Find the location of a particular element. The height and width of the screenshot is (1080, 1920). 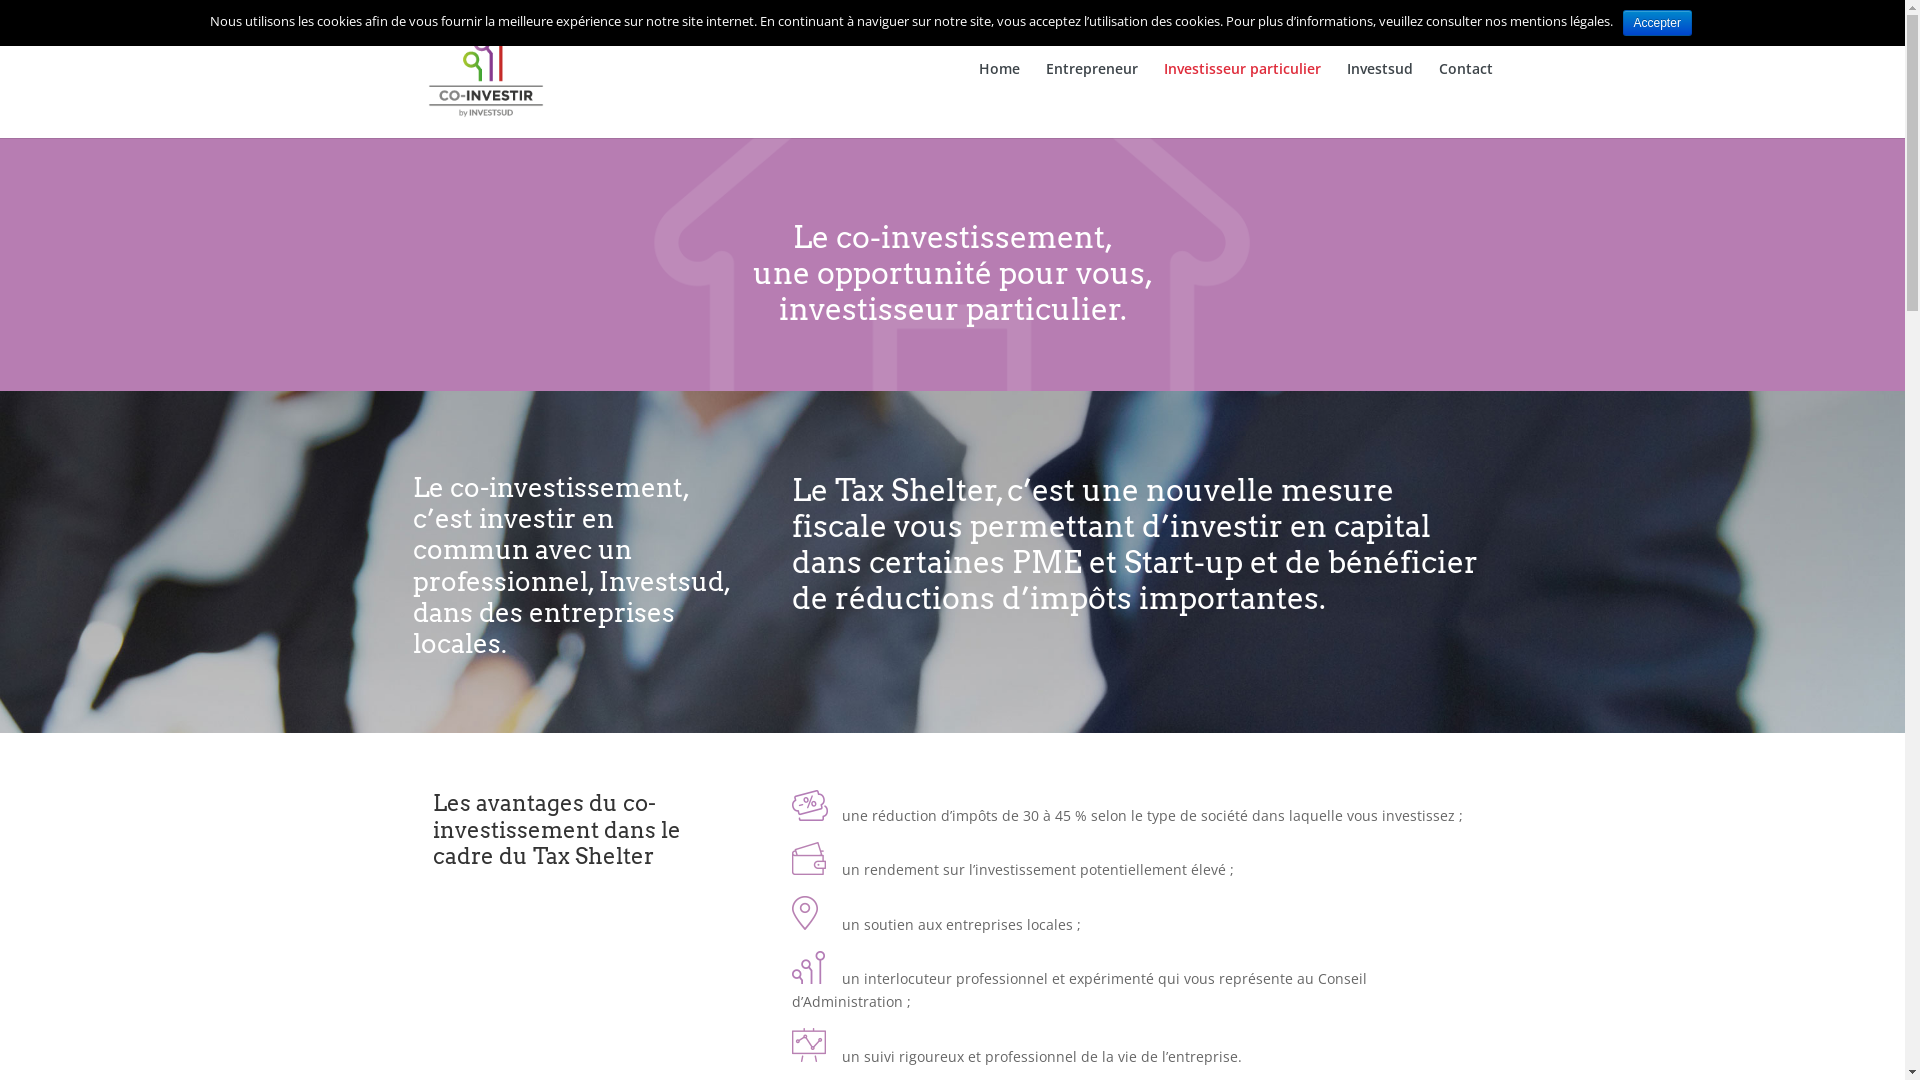

'Investsud' is located at coordinates (1377, 100).